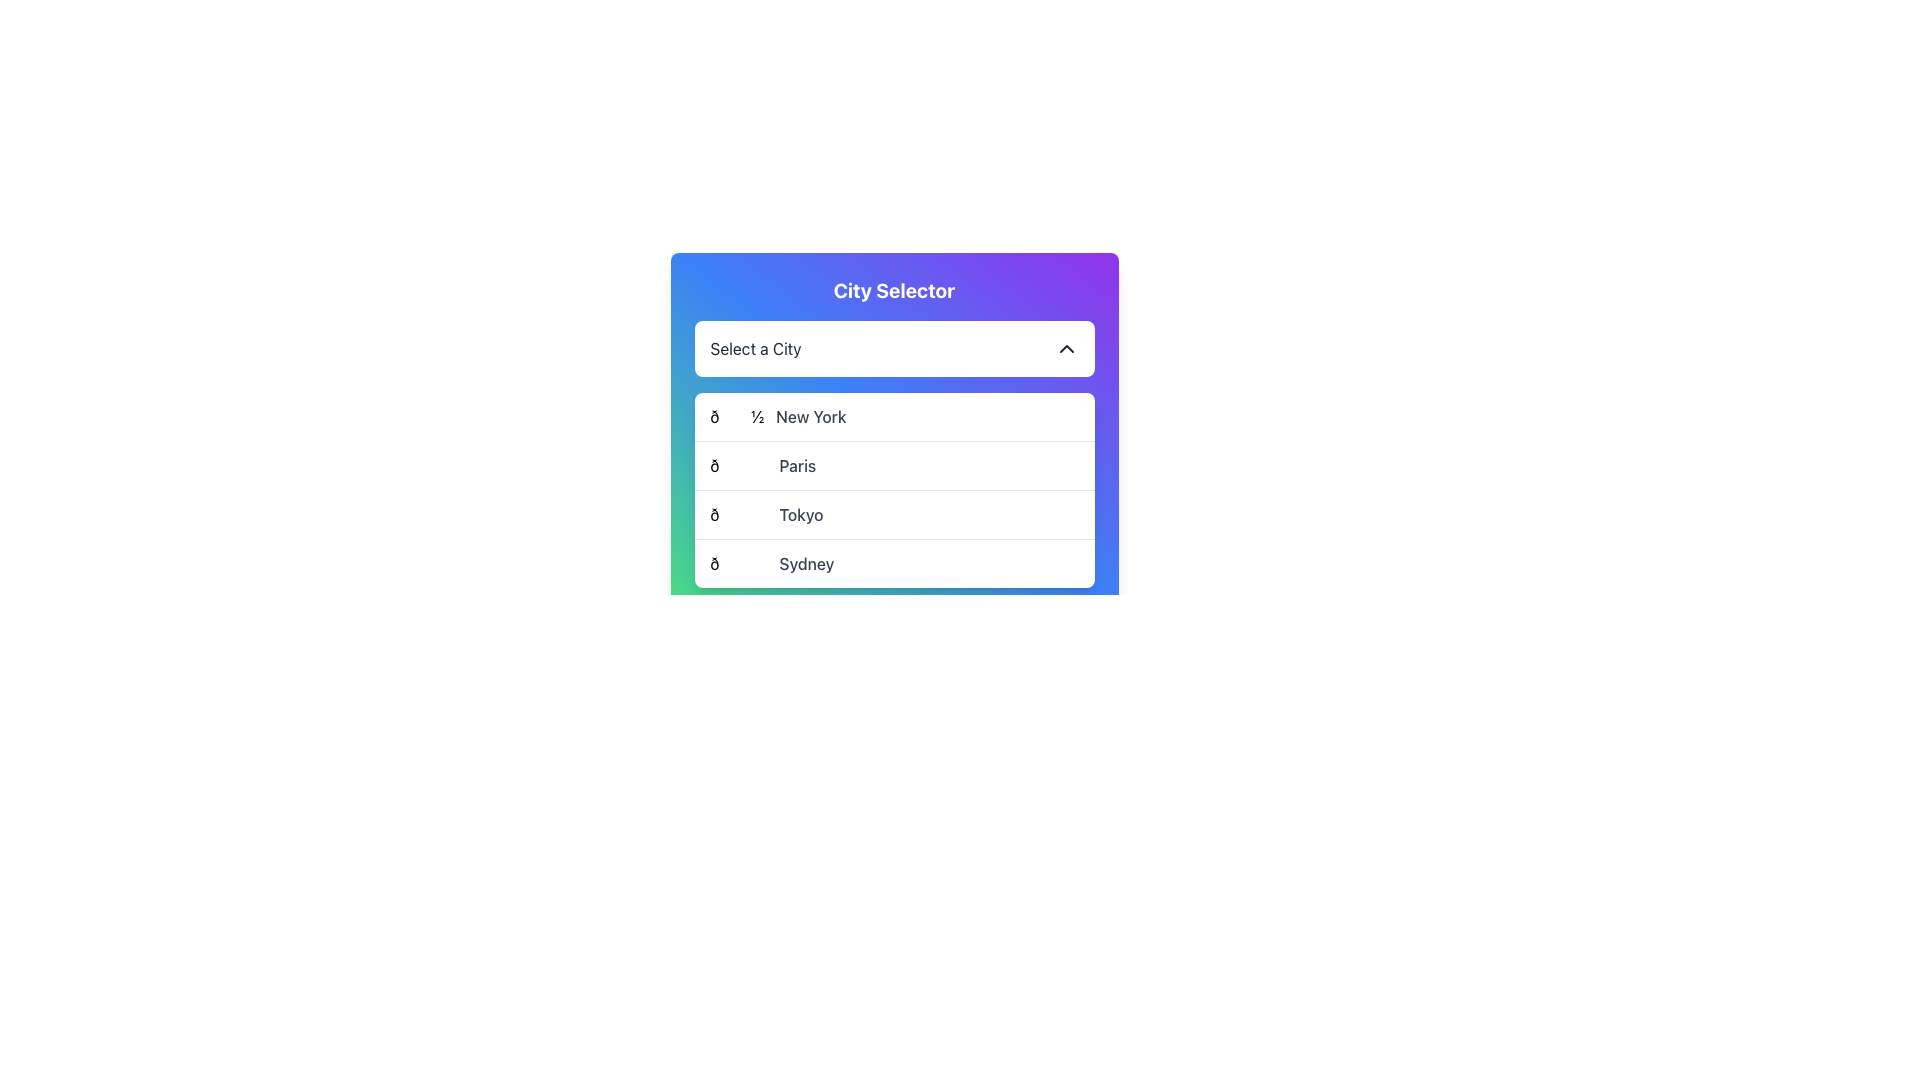 This screenshot has width=1920, height=1080. I want to click on the third item in the dropdown menu, so click(893, 513).